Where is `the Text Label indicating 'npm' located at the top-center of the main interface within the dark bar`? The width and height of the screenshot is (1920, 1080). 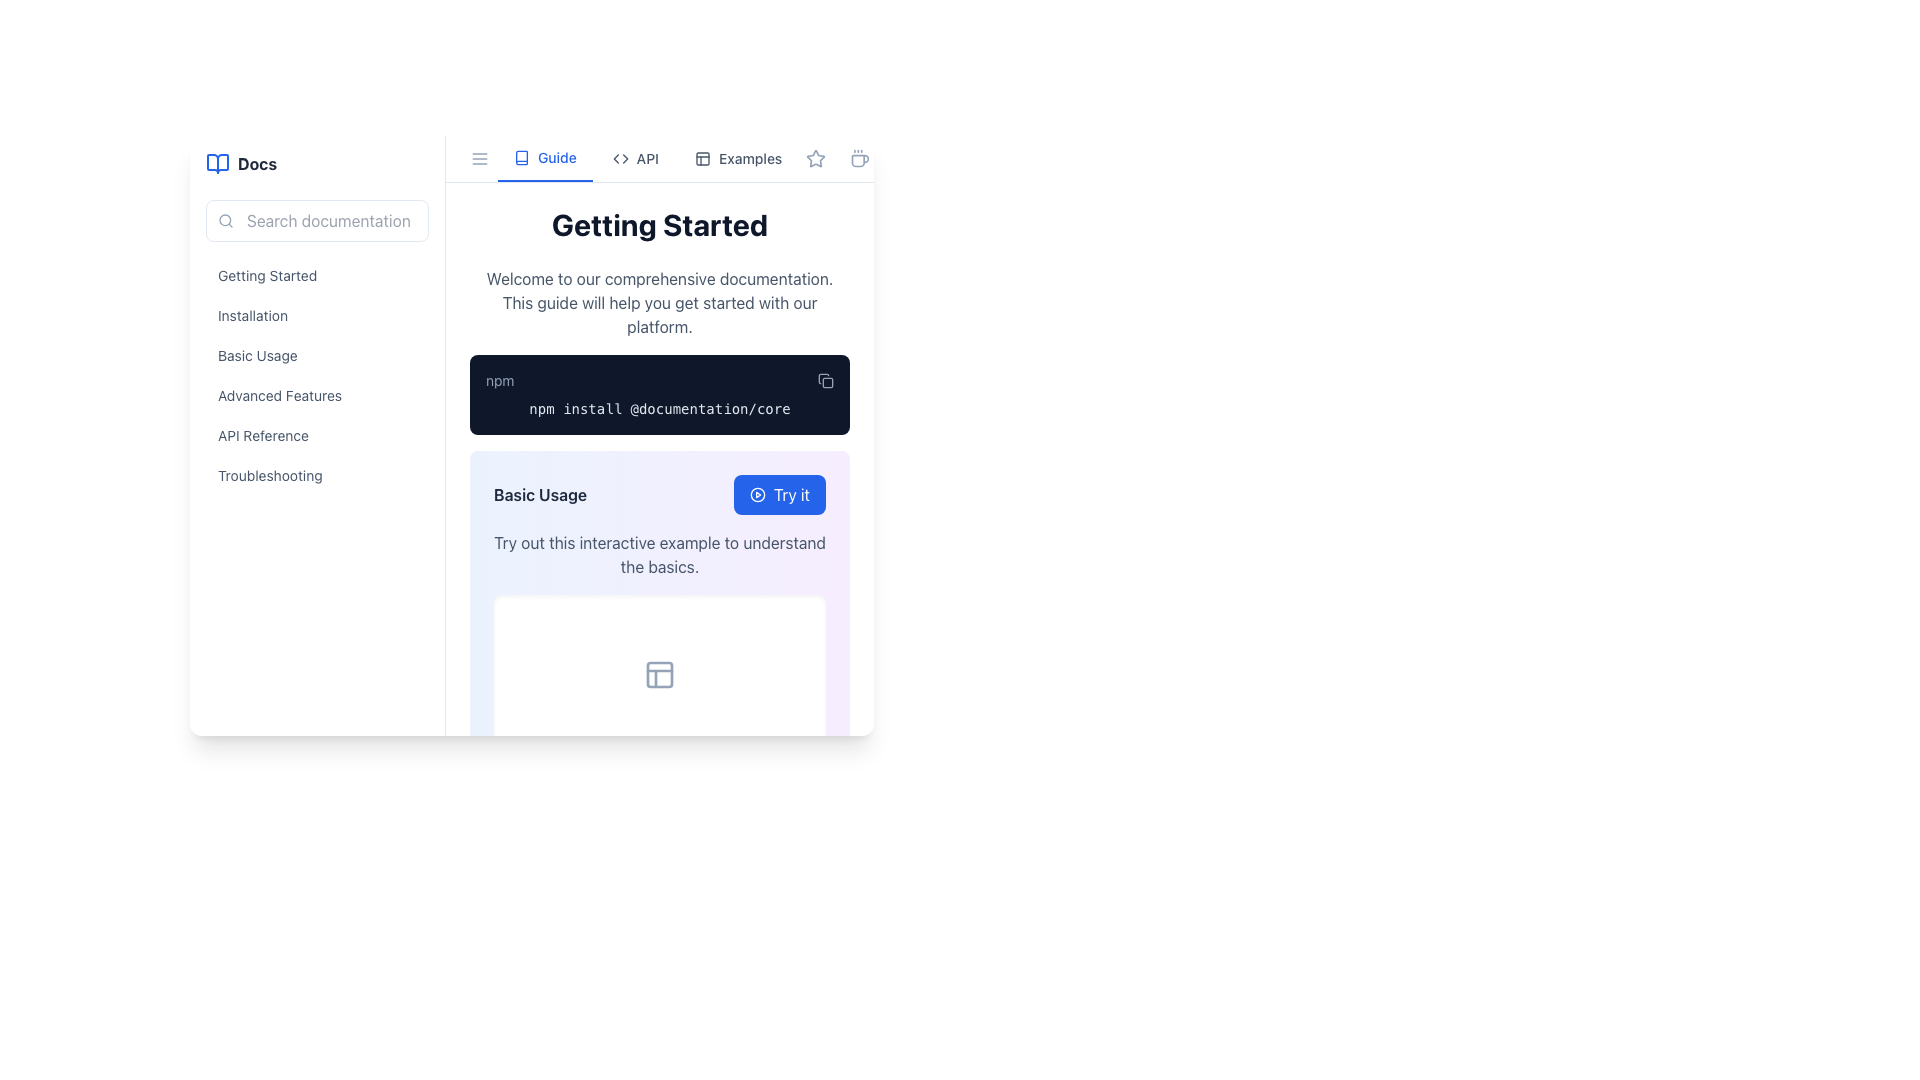 the Text Label indicating 'npm' located at the top-center of the main interface within the dark bar is located at coordinates (500, 381).